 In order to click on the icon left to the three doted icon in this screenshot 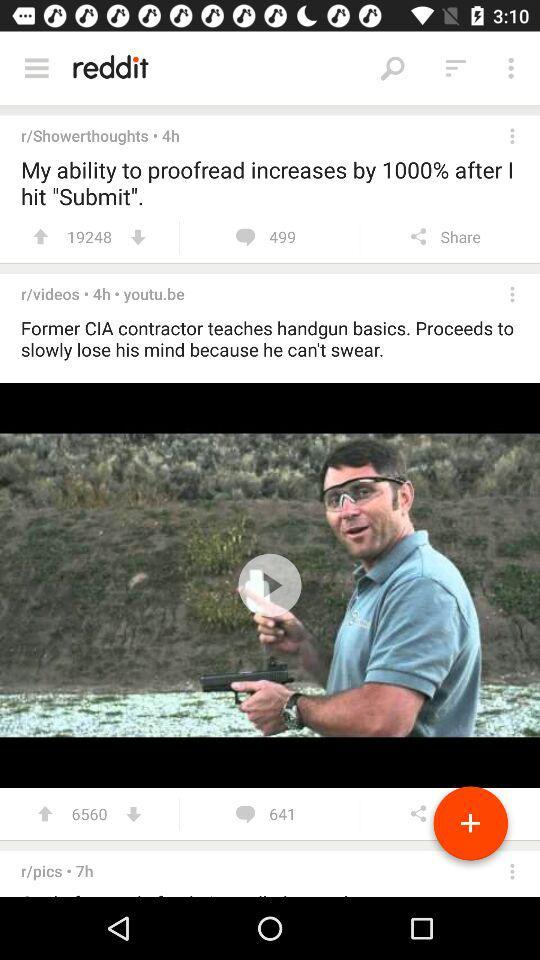, I will do `click(456, 68)`.